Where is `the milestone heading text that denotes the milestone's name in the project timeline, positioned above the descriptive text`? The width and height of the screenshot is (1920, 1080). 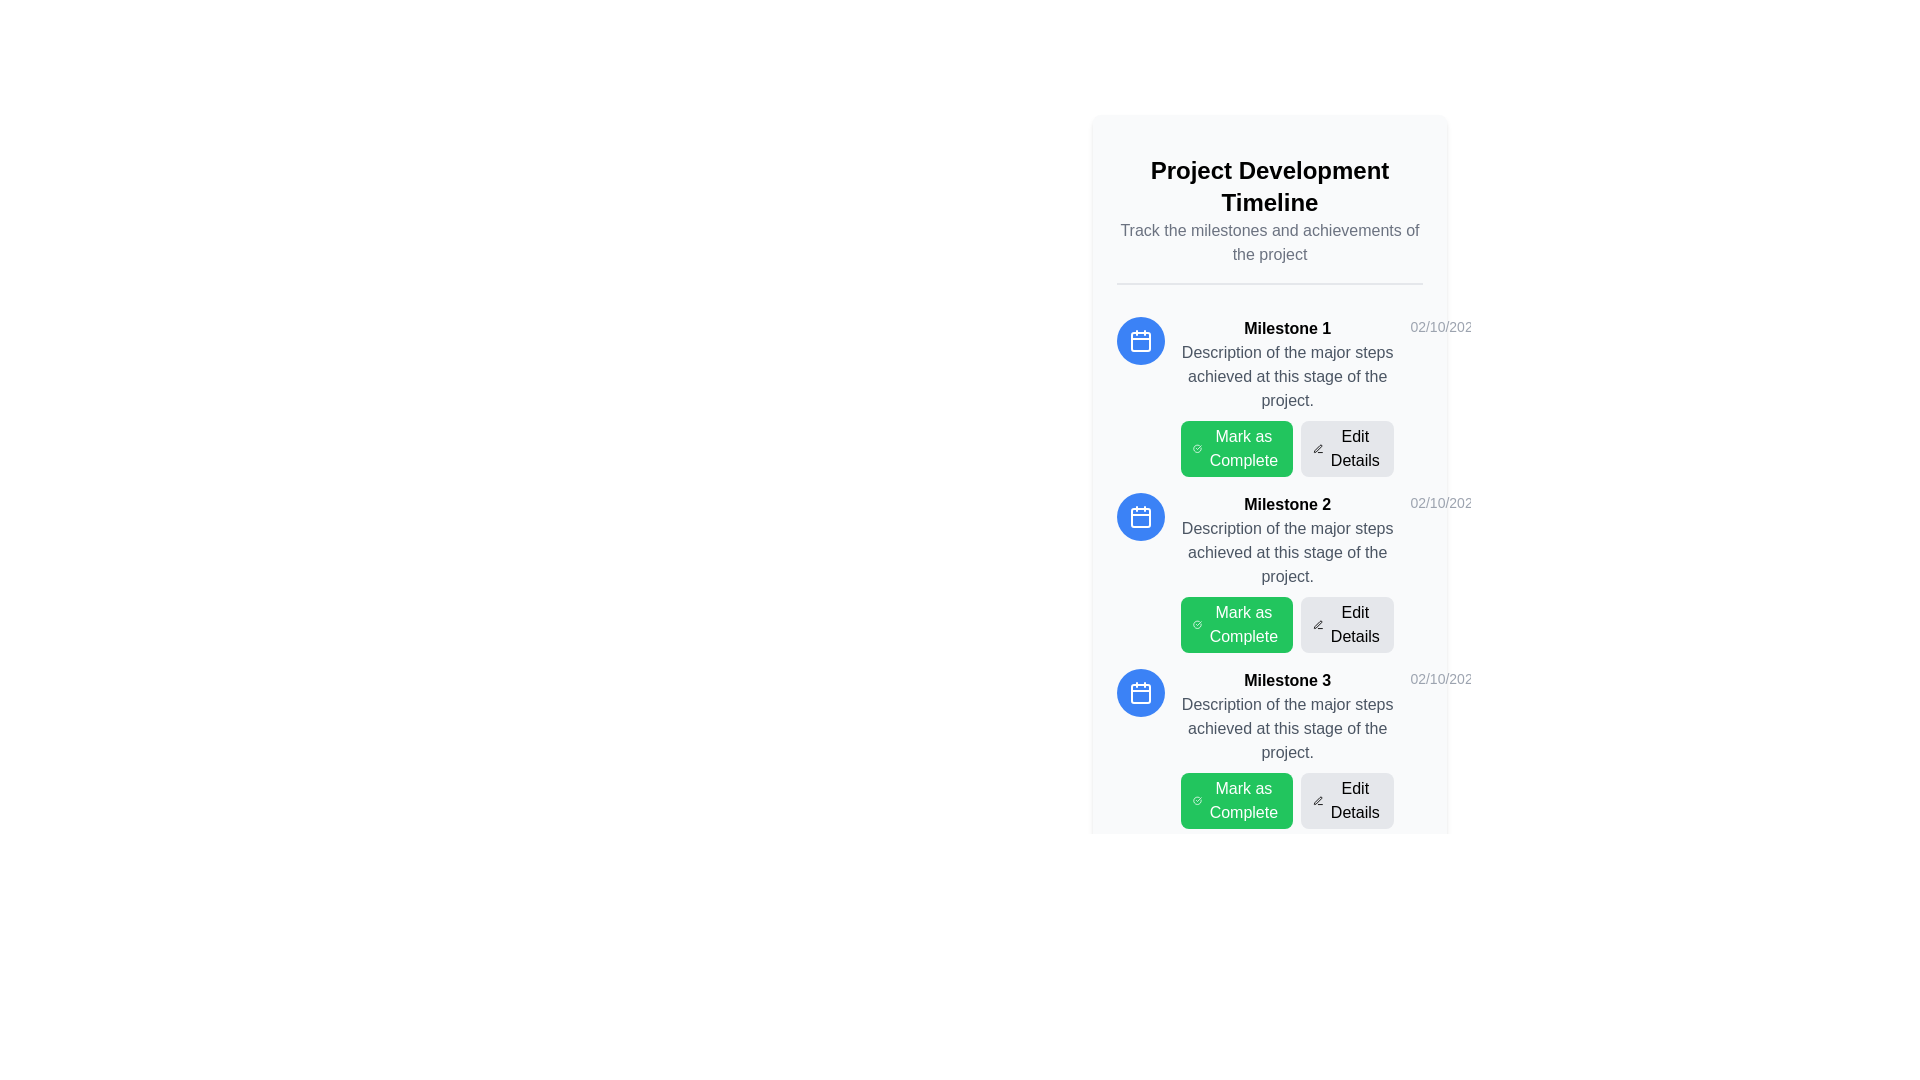
the milestone heading text that denotes the milestone's name in the project timeline, positioned above the descriptive text is located at coordinates (1287, 327).